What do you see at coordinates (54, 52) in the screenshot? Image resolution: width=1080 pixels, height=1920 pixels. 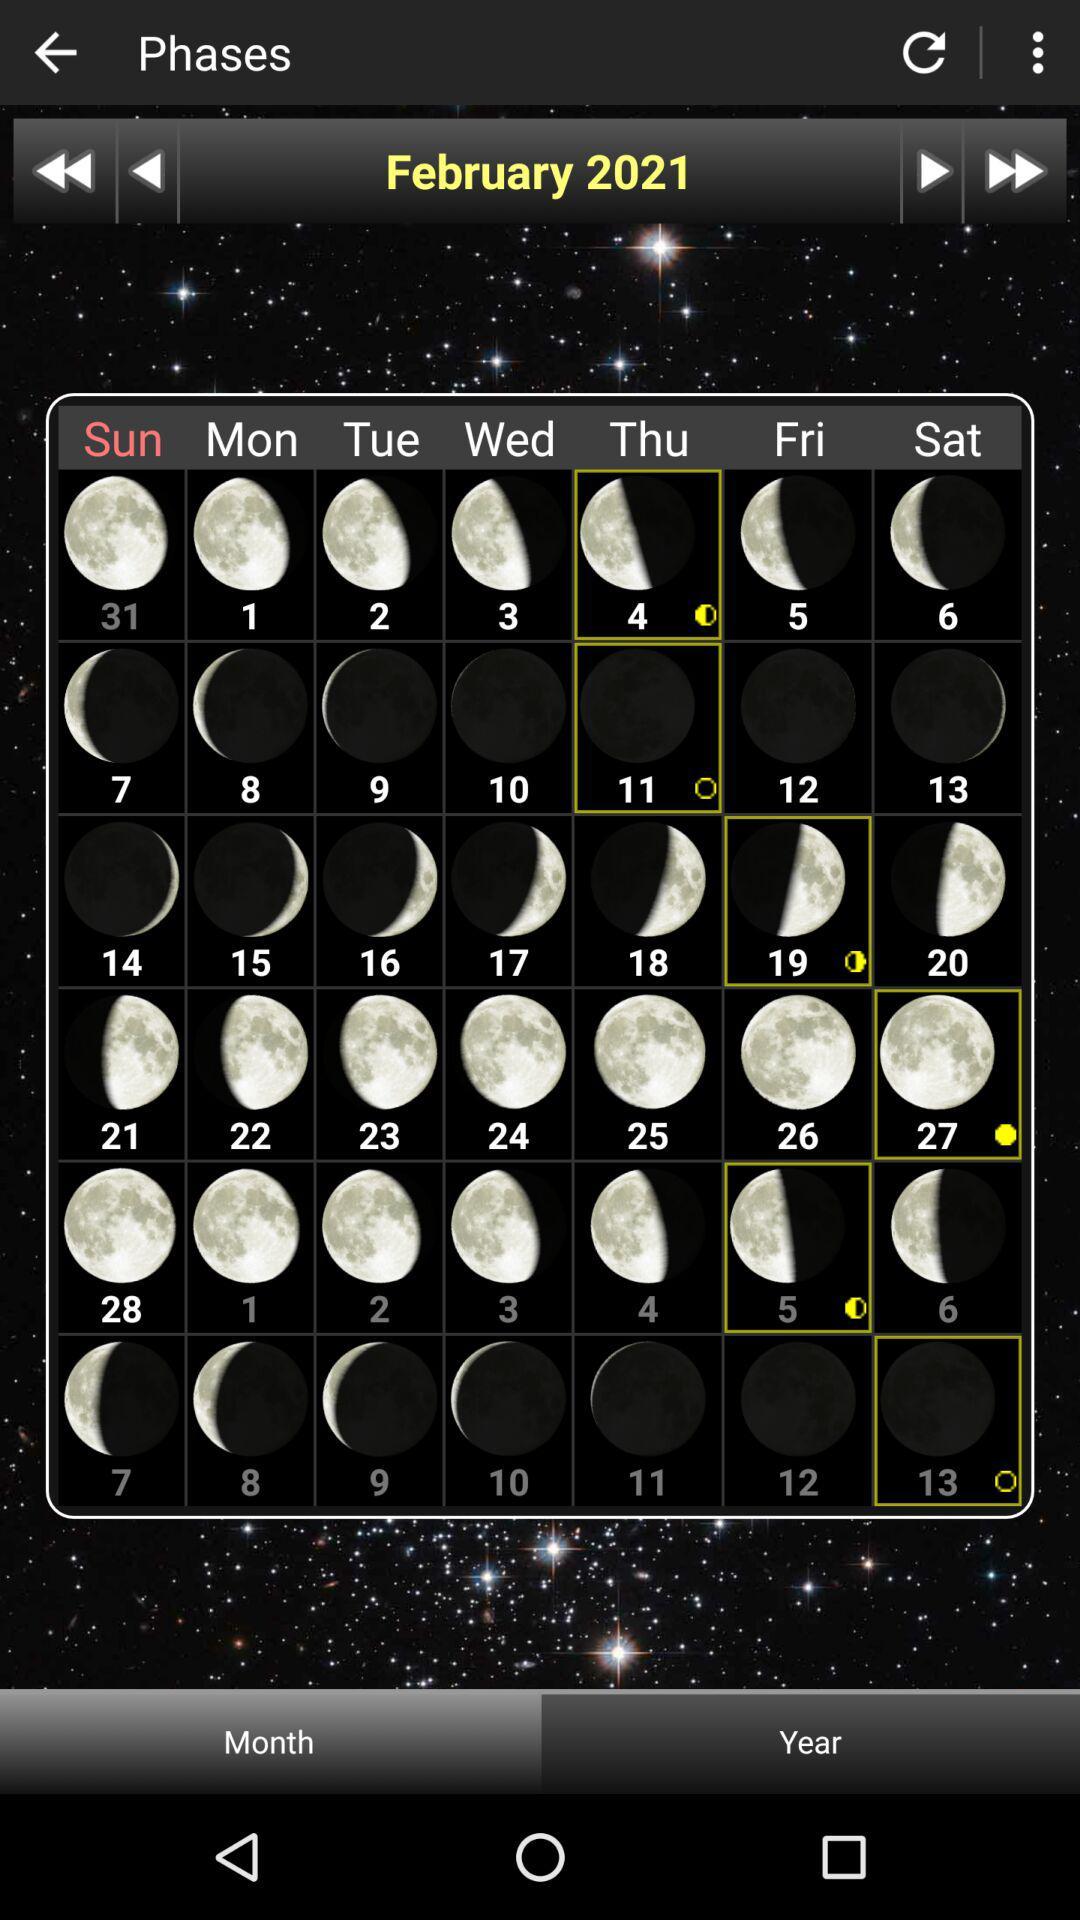 I see `the arrow_backward icon` at bounding box center [54, 52].